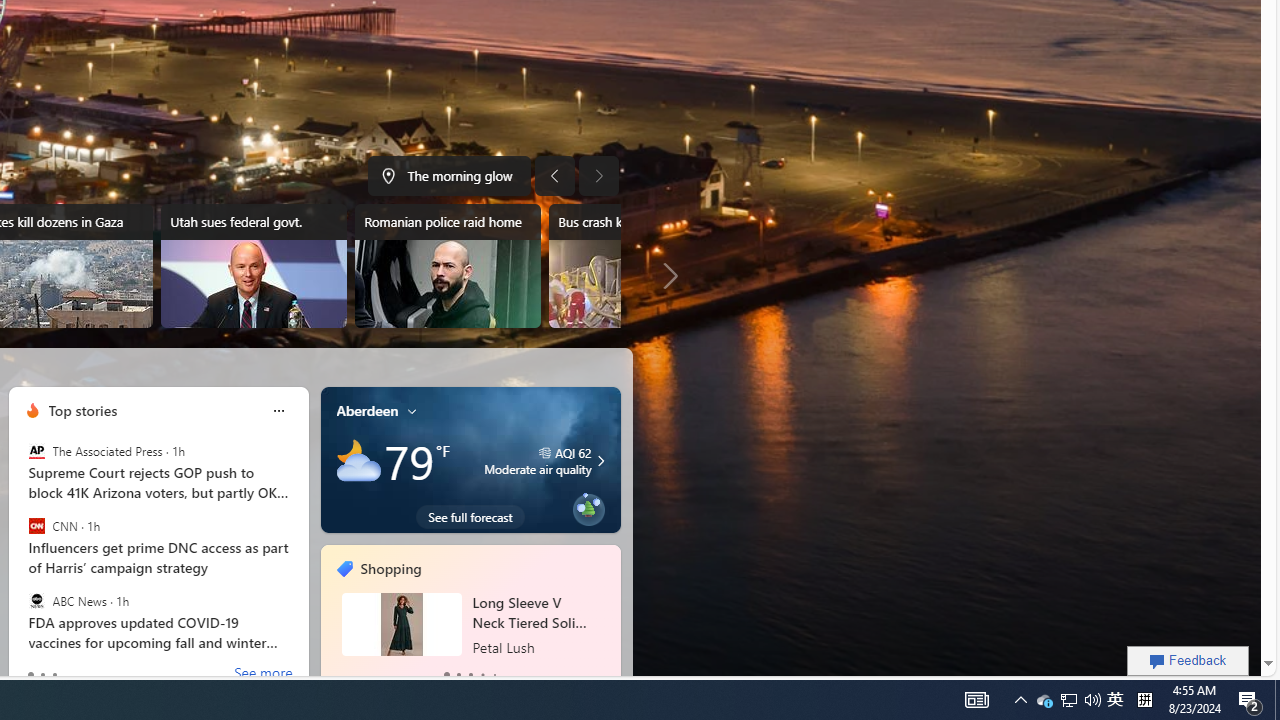 Image resolution: width=1280 pixels, height=720 pixels. I want to click on 'Next image', so click(598, 175).